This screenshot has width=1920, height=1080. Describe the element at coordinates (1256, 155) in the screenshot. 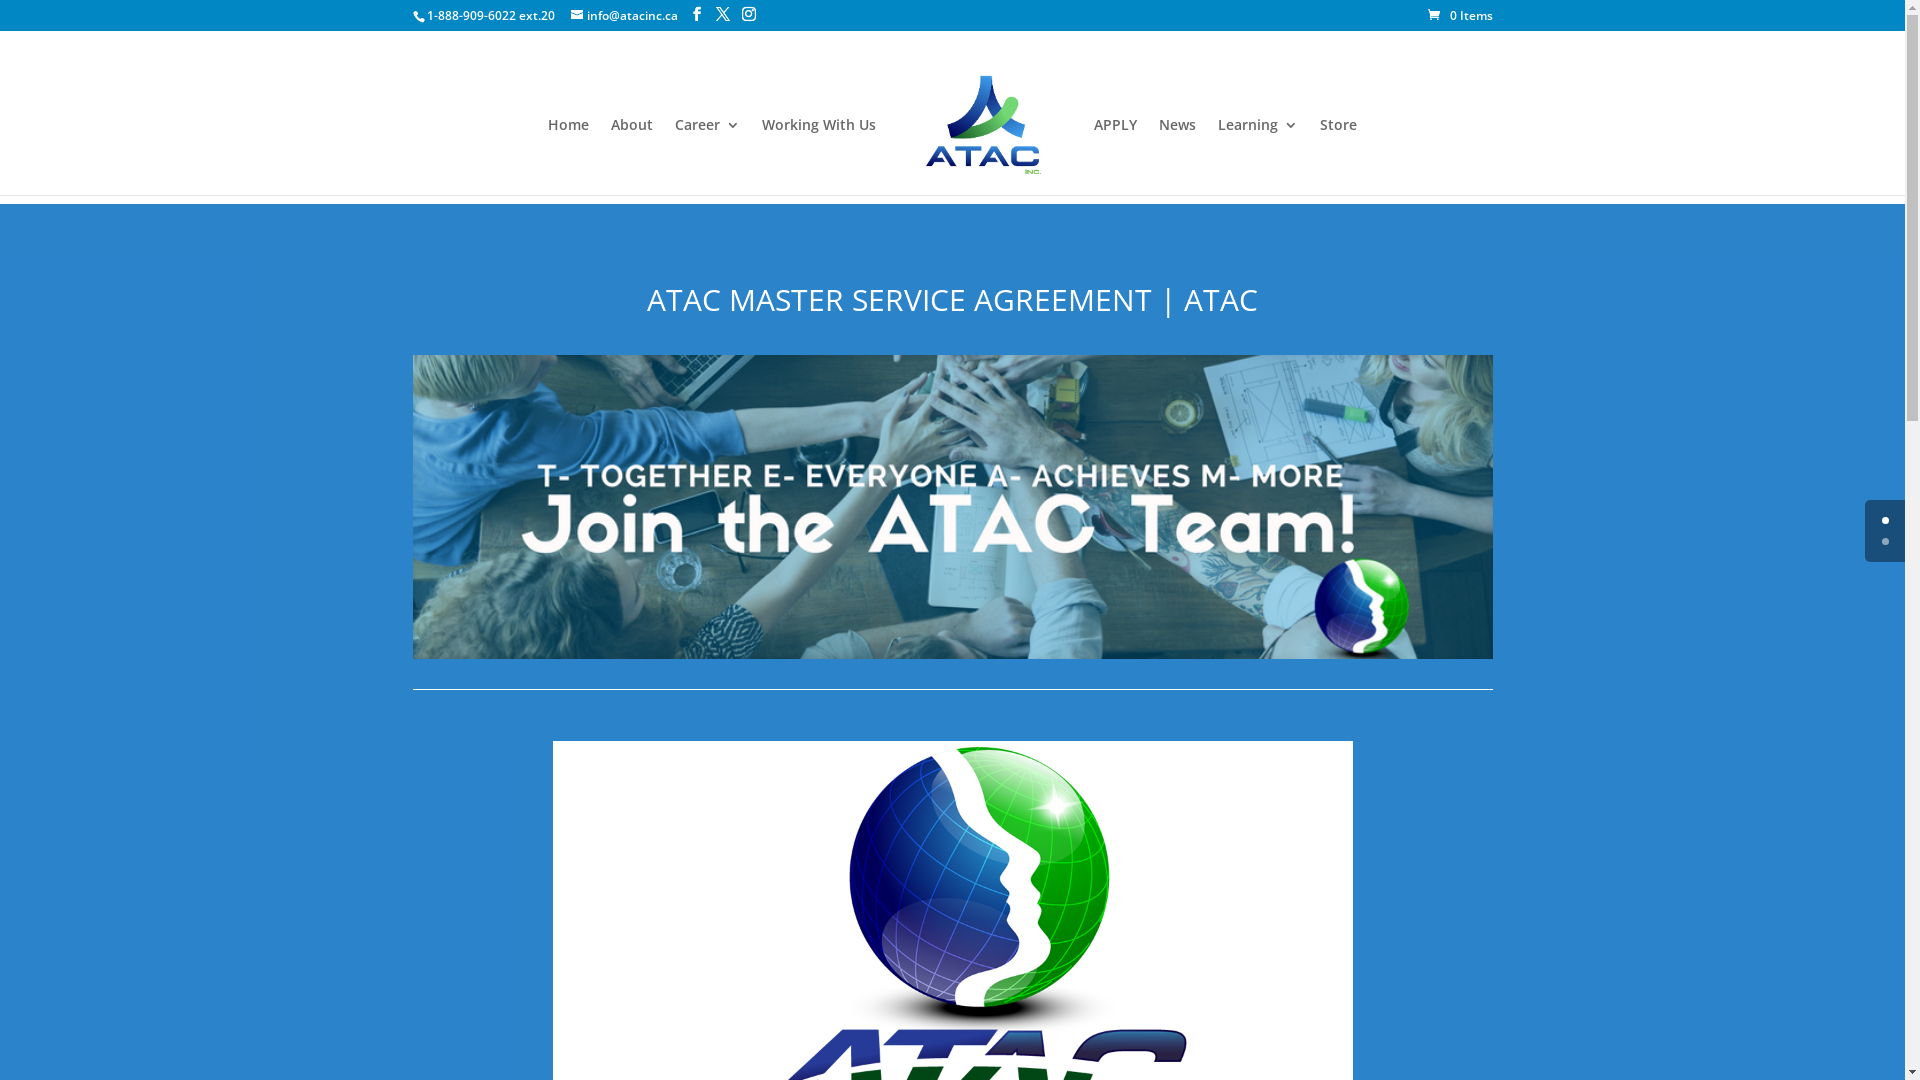

I see `'Learning'` at that location.